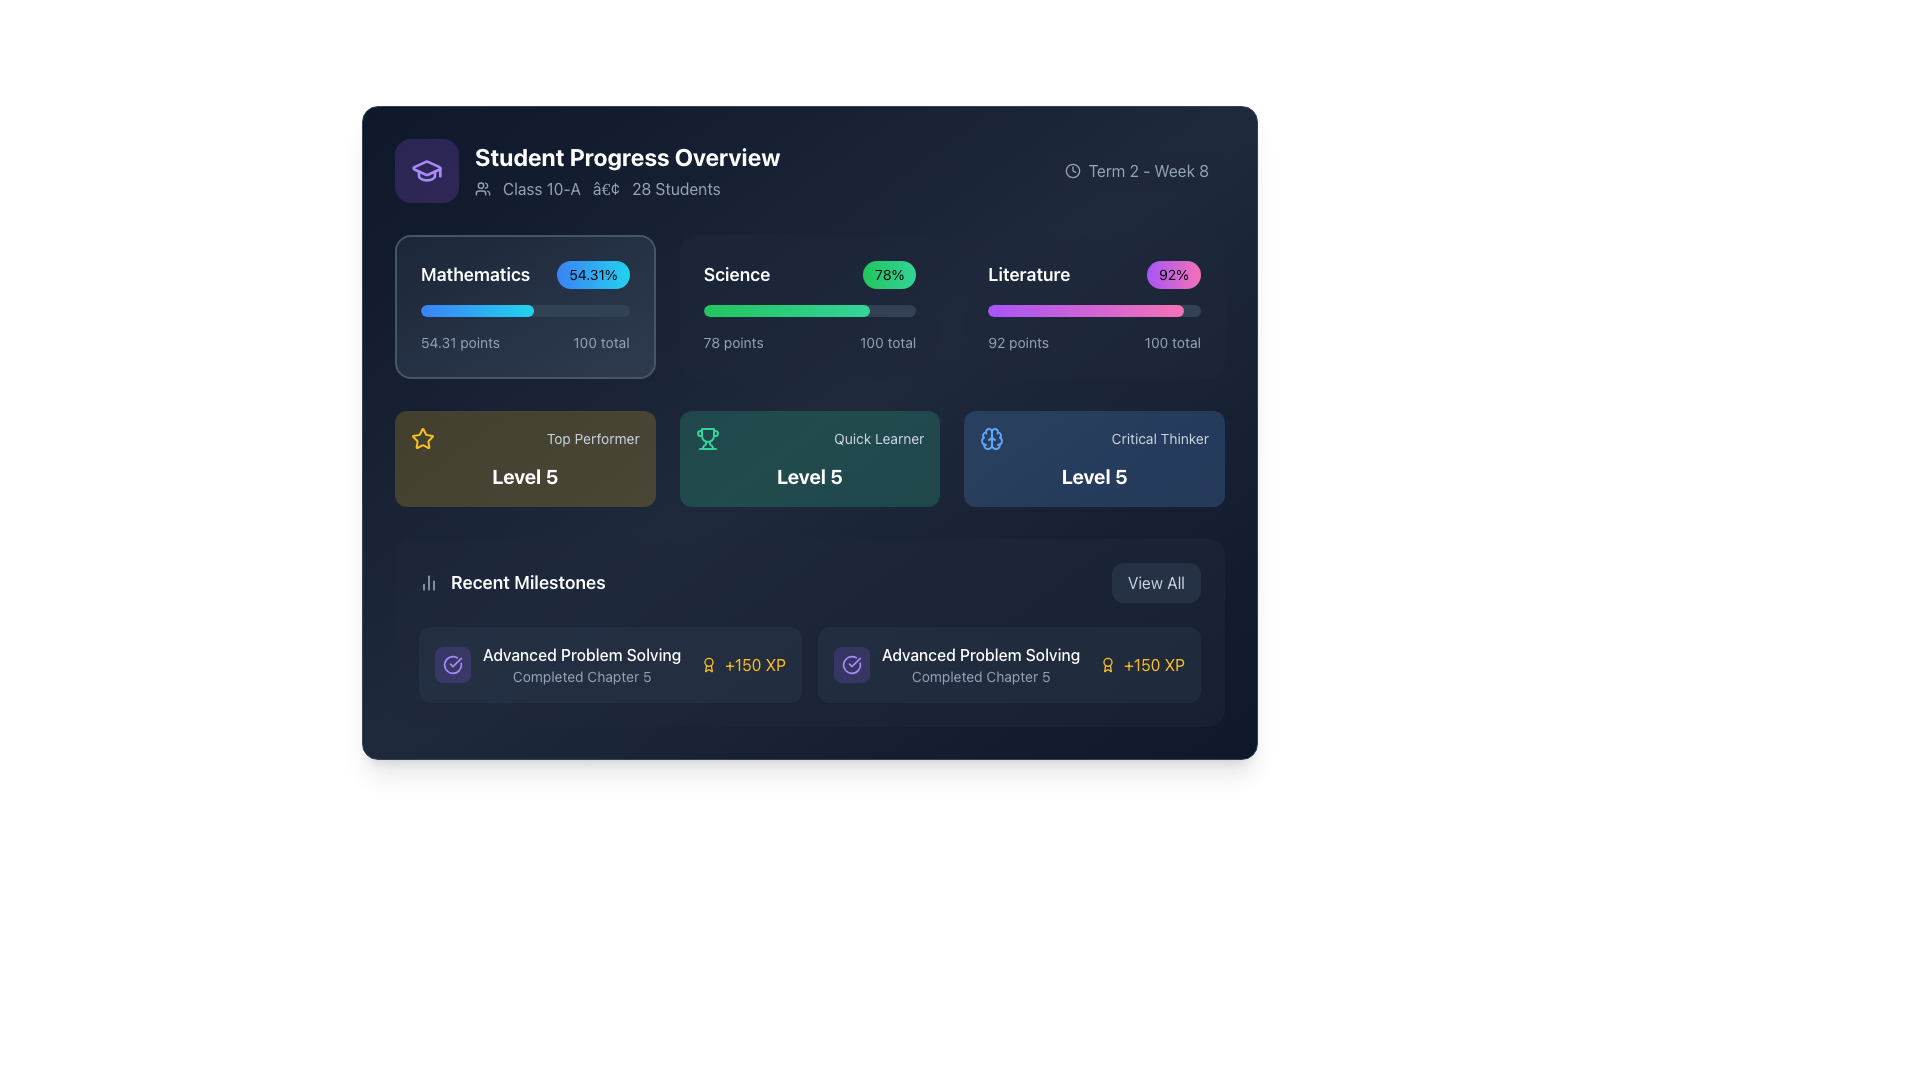 Image resolution: width=1920 pixels, height=1080 pixels. I want to click on and interpret the symbolic meaning of the icon located in the heading section, adjacent to the text 'Class 10-A', so click(483, 189).